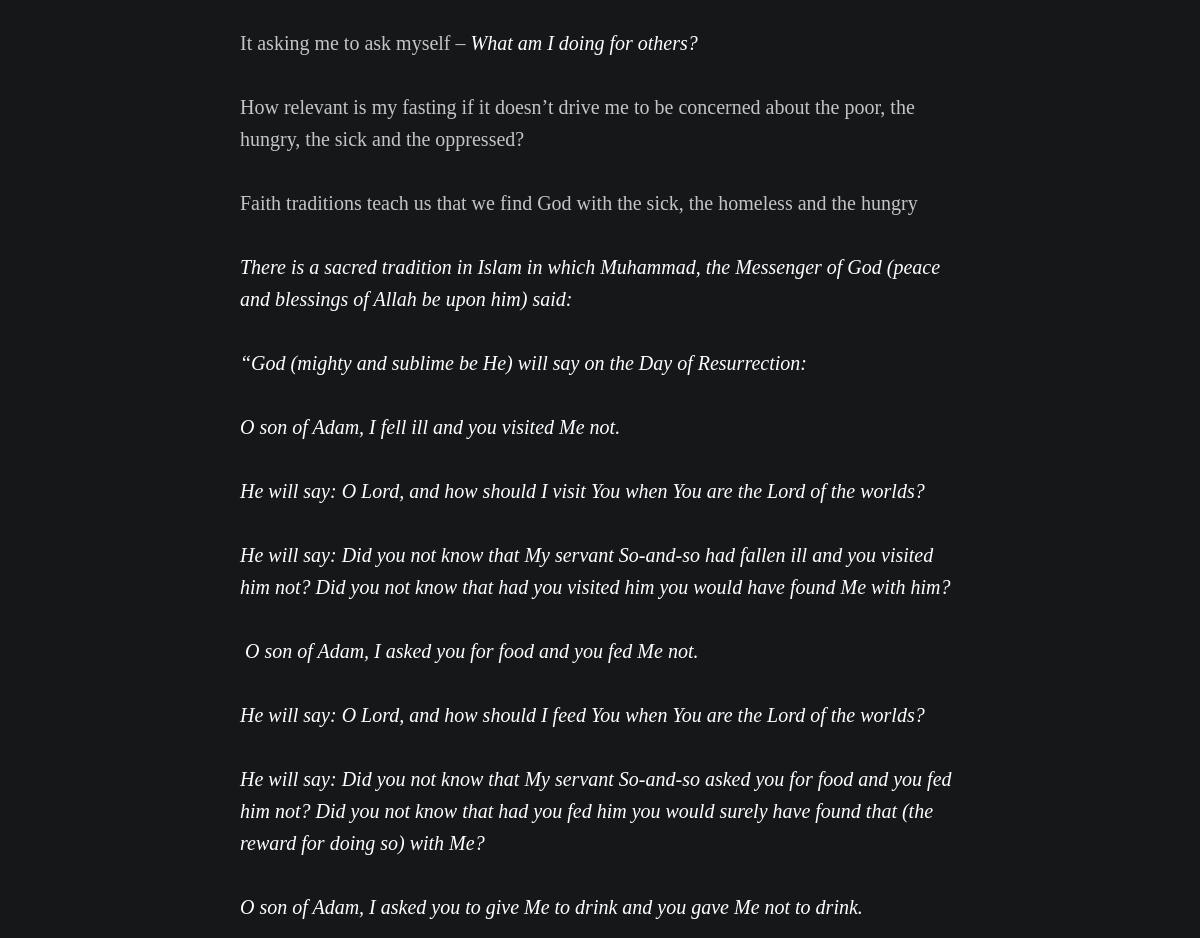 This screenshot has width=1200, height=938. I want to click on '“God (mighty and sublime be He) will say on the Day of Resurrection:', so click(521, 363).